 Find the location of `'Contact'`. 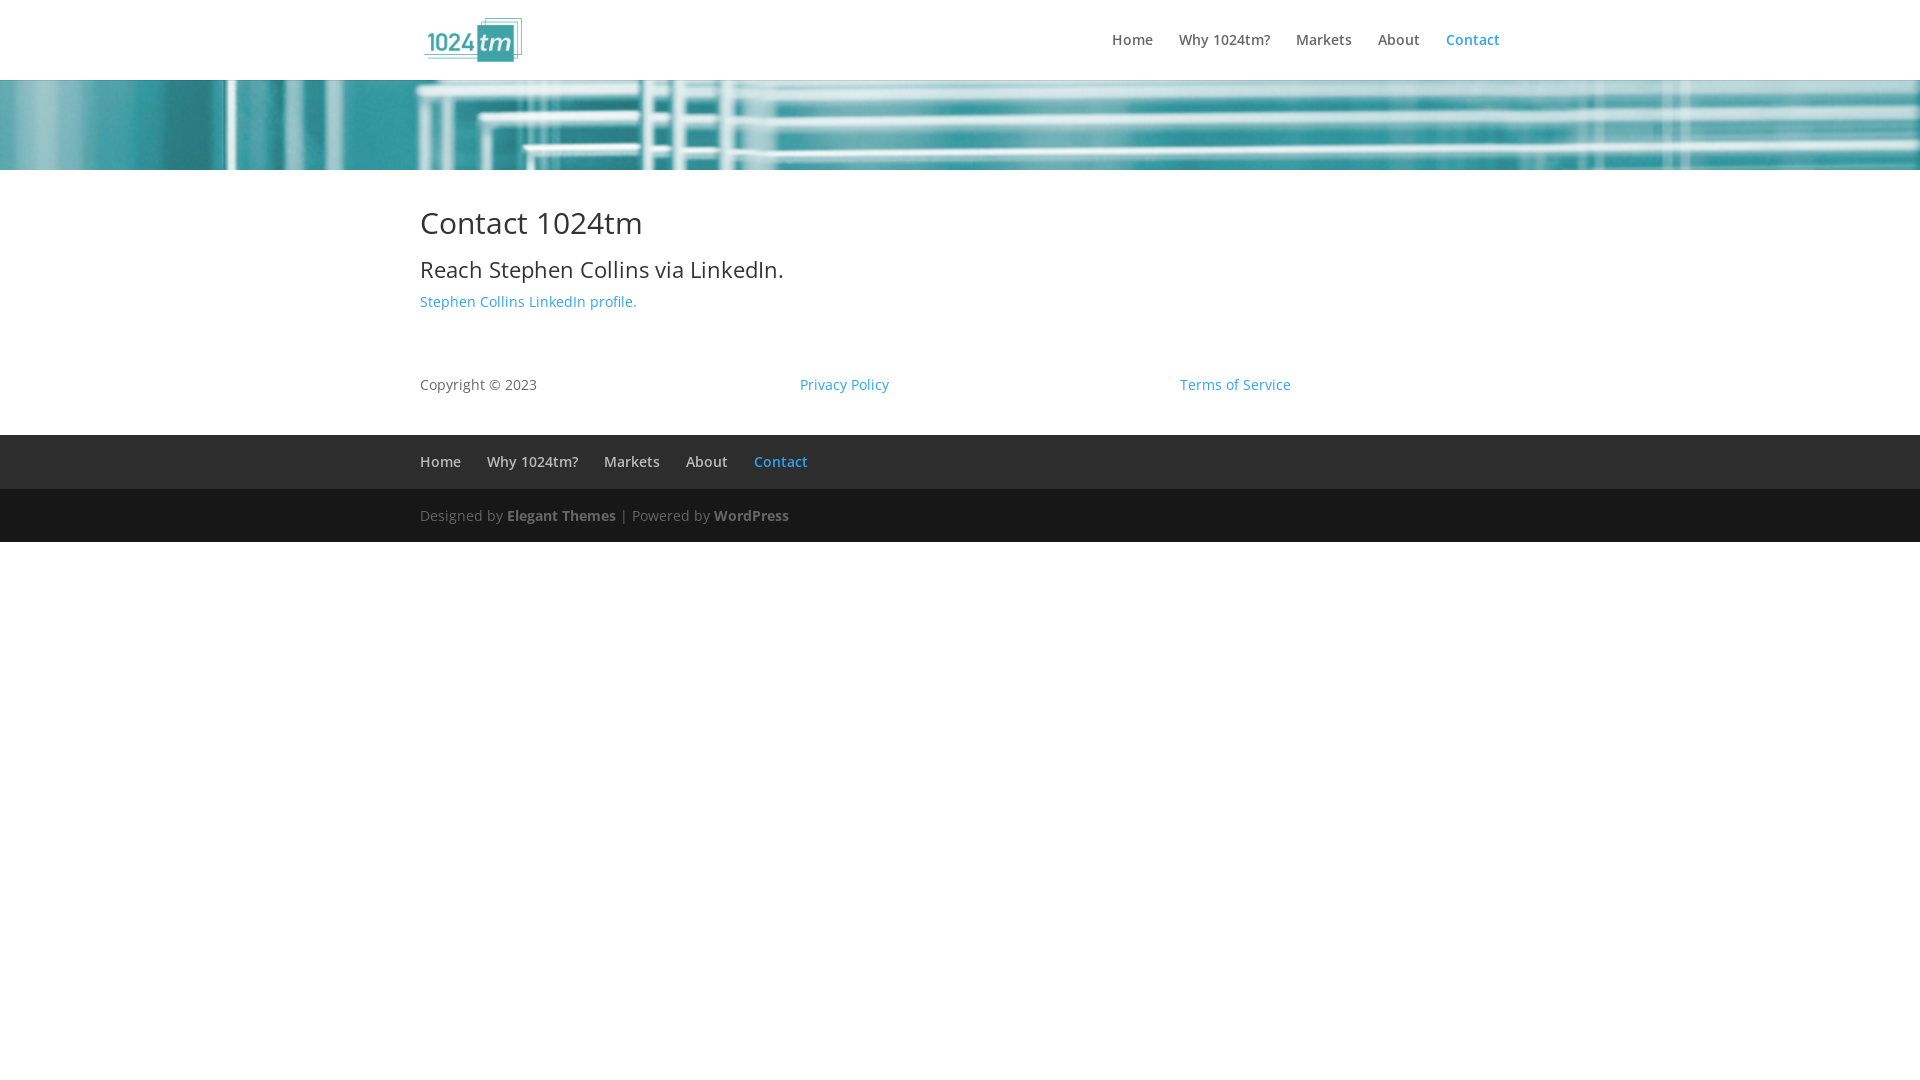

'Contact' is located at coordinates (1473, 55).